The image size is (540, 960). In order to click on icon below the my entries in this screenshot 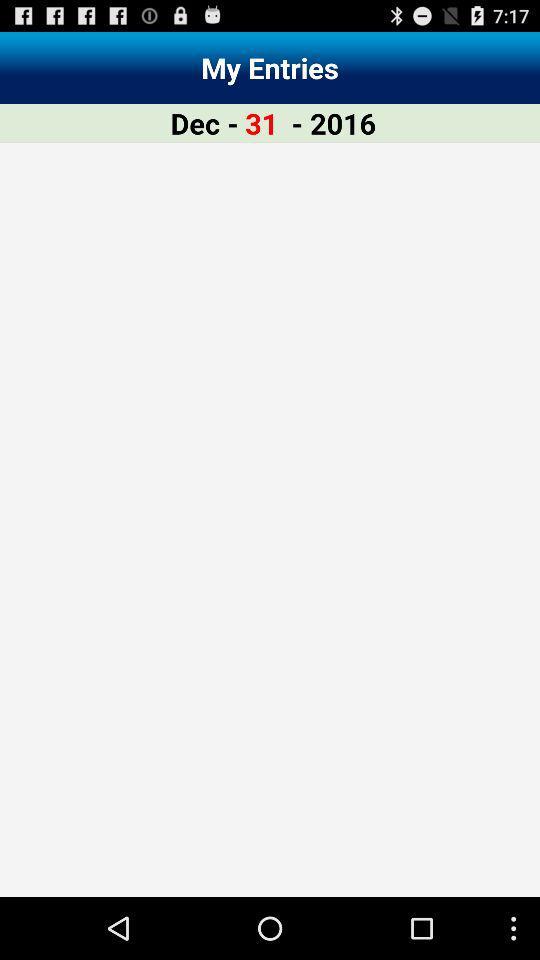, I will do `click(203, 122)`.